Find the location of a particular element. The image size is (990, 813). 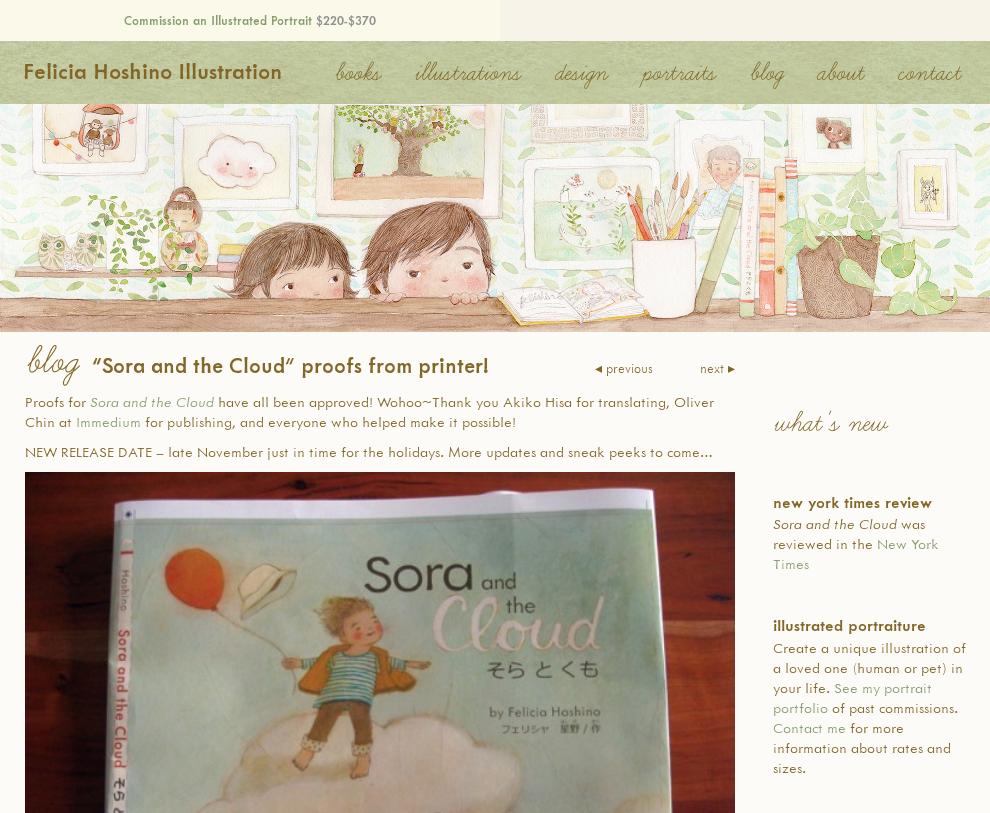

'$220-$370' is located at coordinates (311, 18).